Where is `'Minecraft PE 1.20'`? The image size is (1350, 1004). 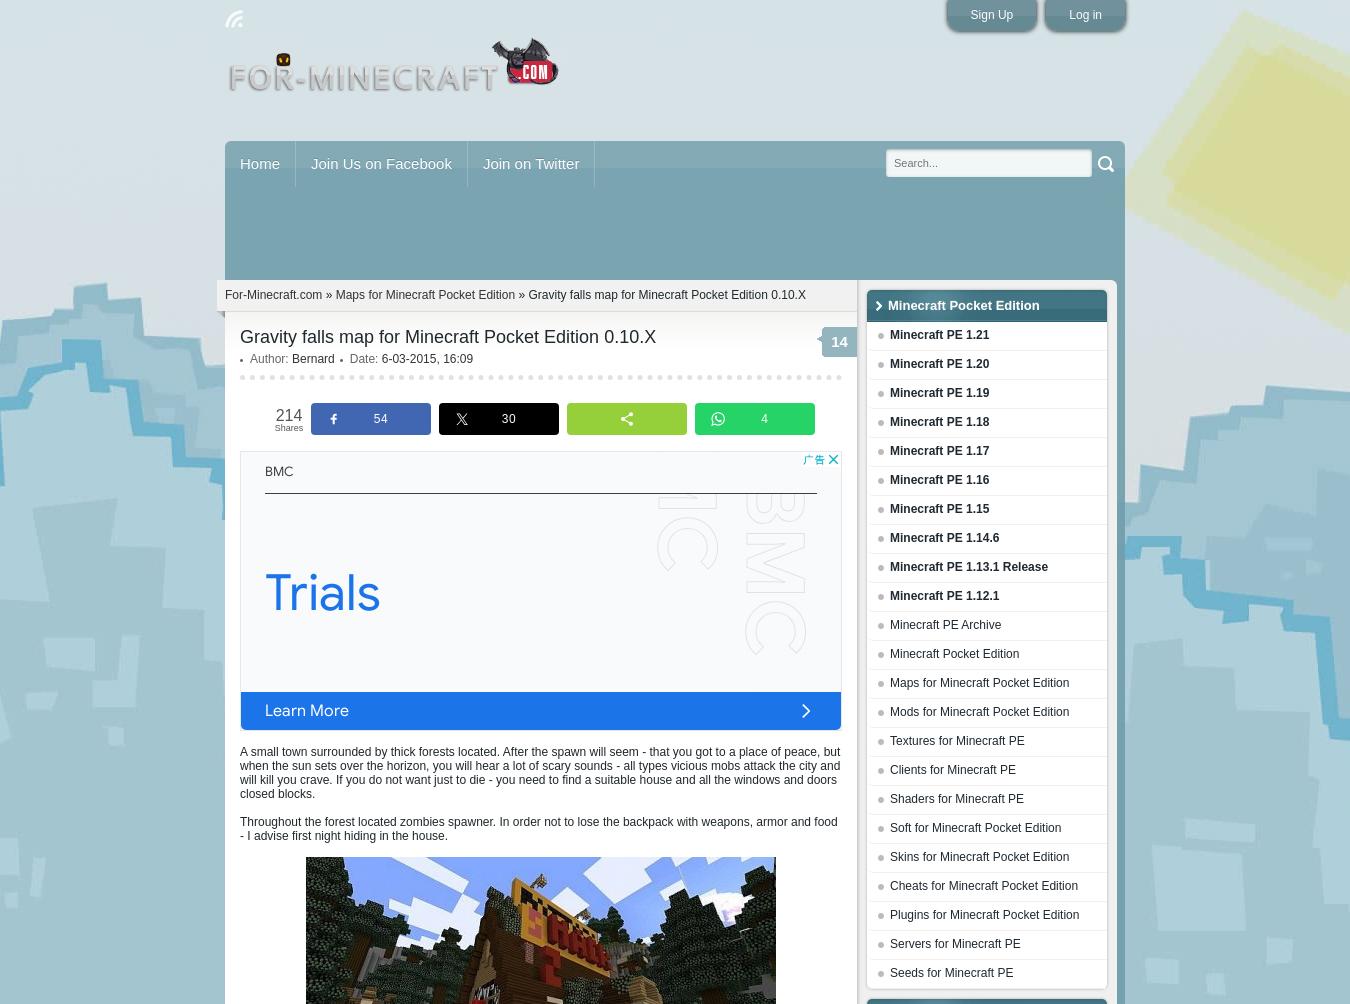
'Minecraft PE 1.20' is located at coordinates (890, 363).